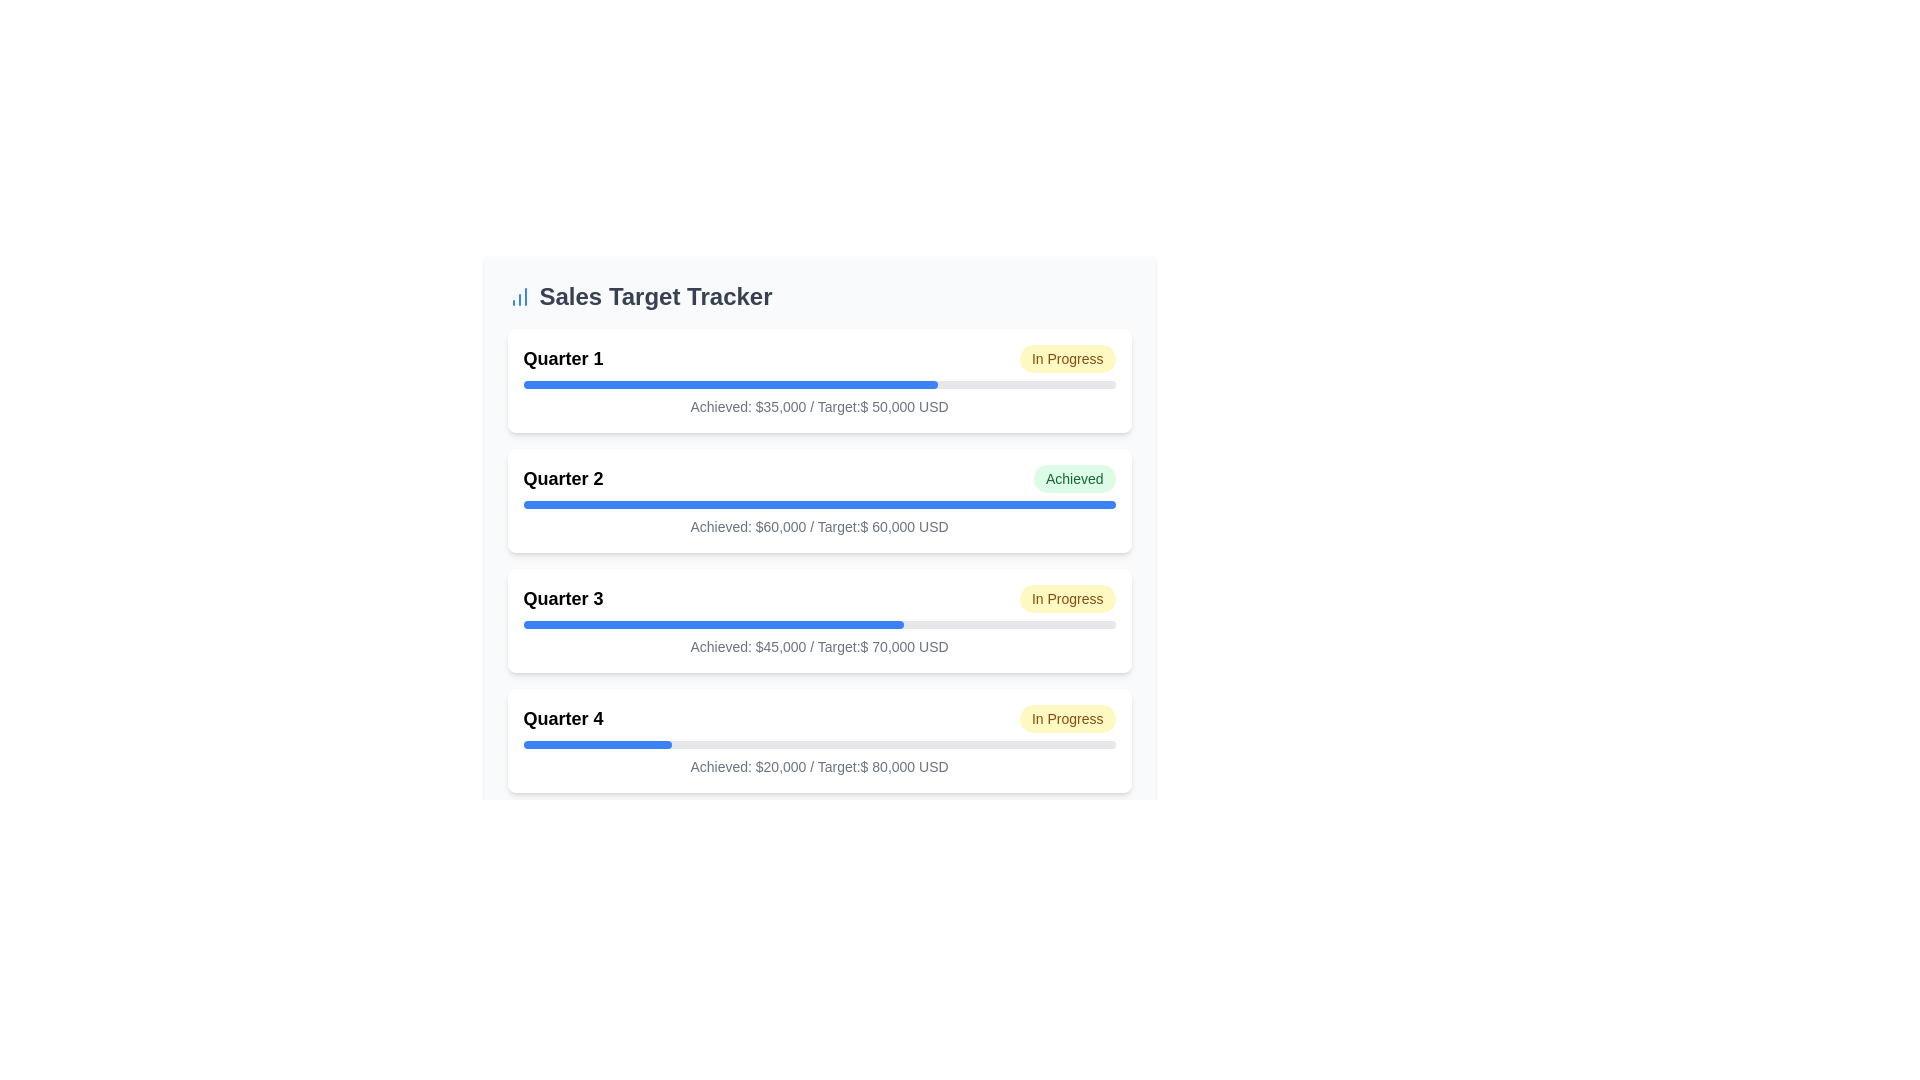  I want to click on the non-interactive status label with a yellow background that reads 'In Progress', located to the far right of the 'Quarter 1' section, so click(1066, 357).